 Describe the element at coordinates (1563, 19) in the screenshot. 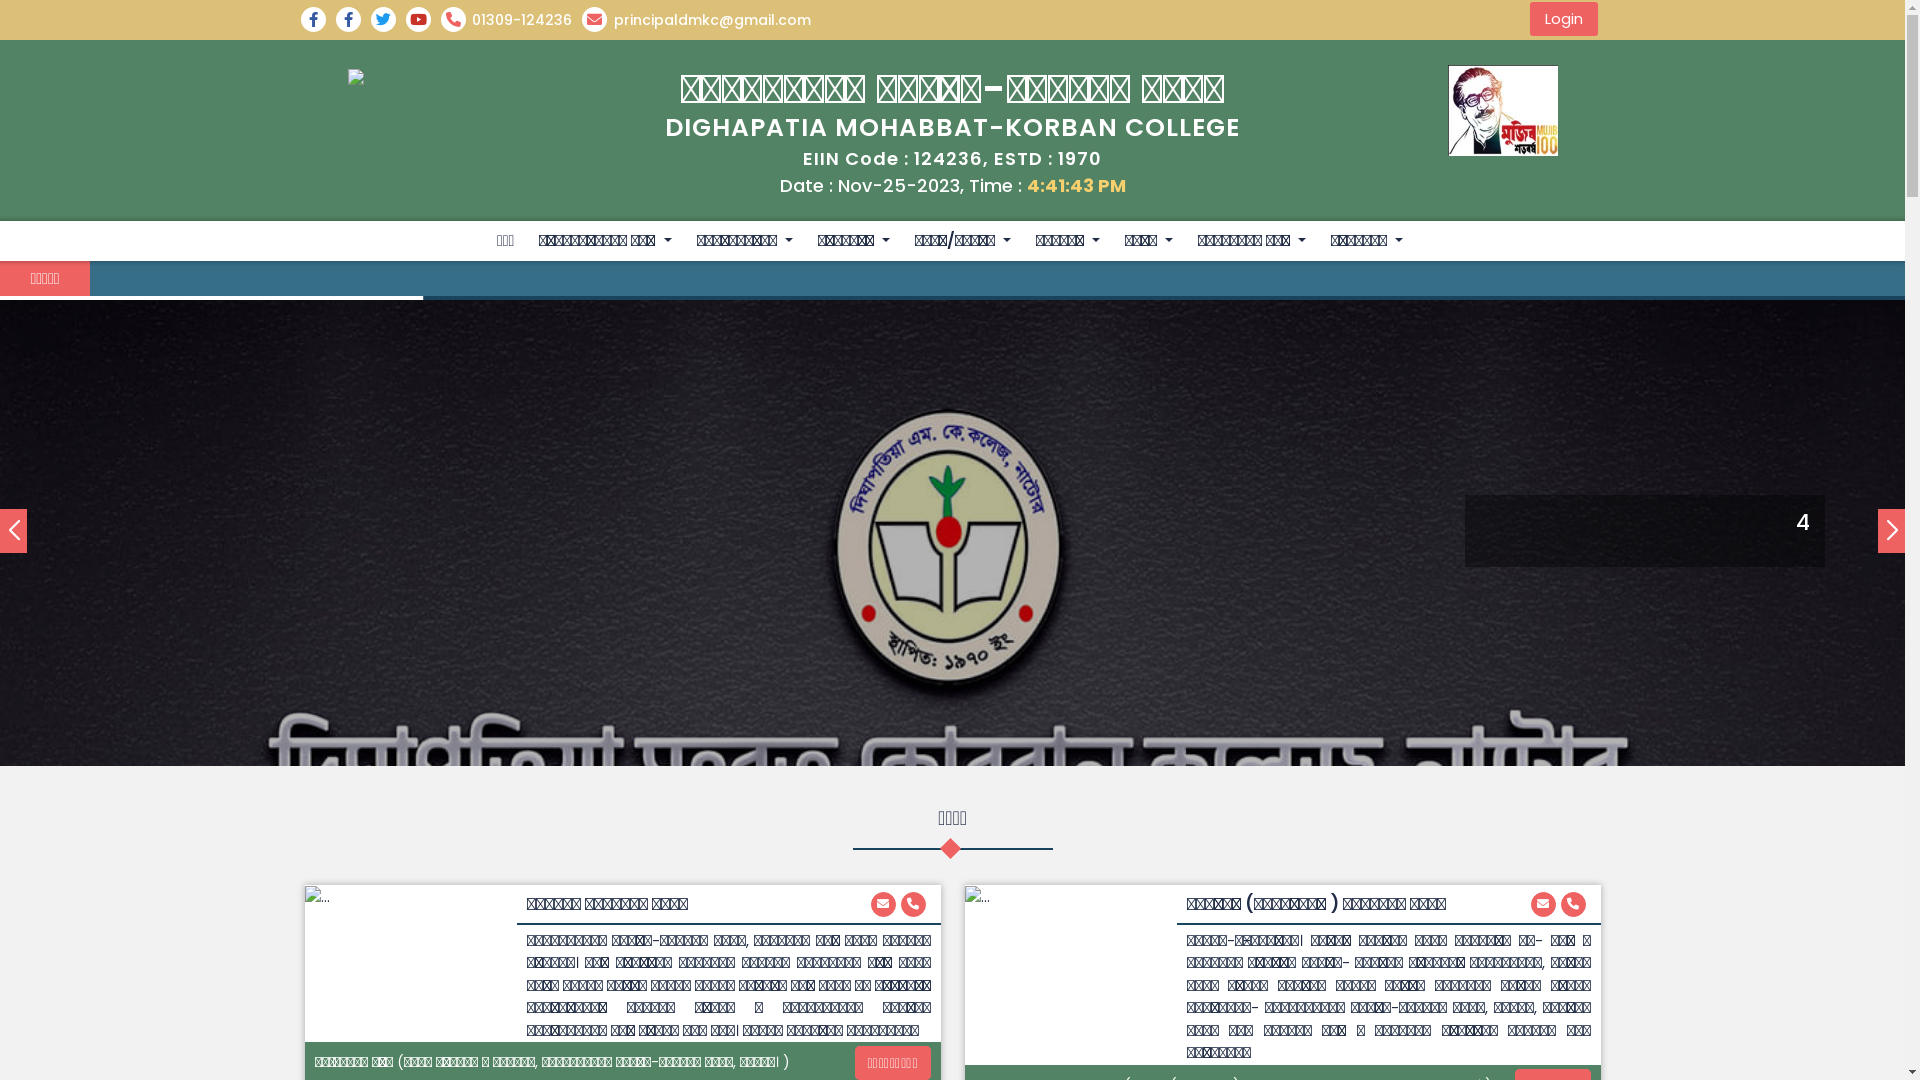

I see `'Login'` at that location.